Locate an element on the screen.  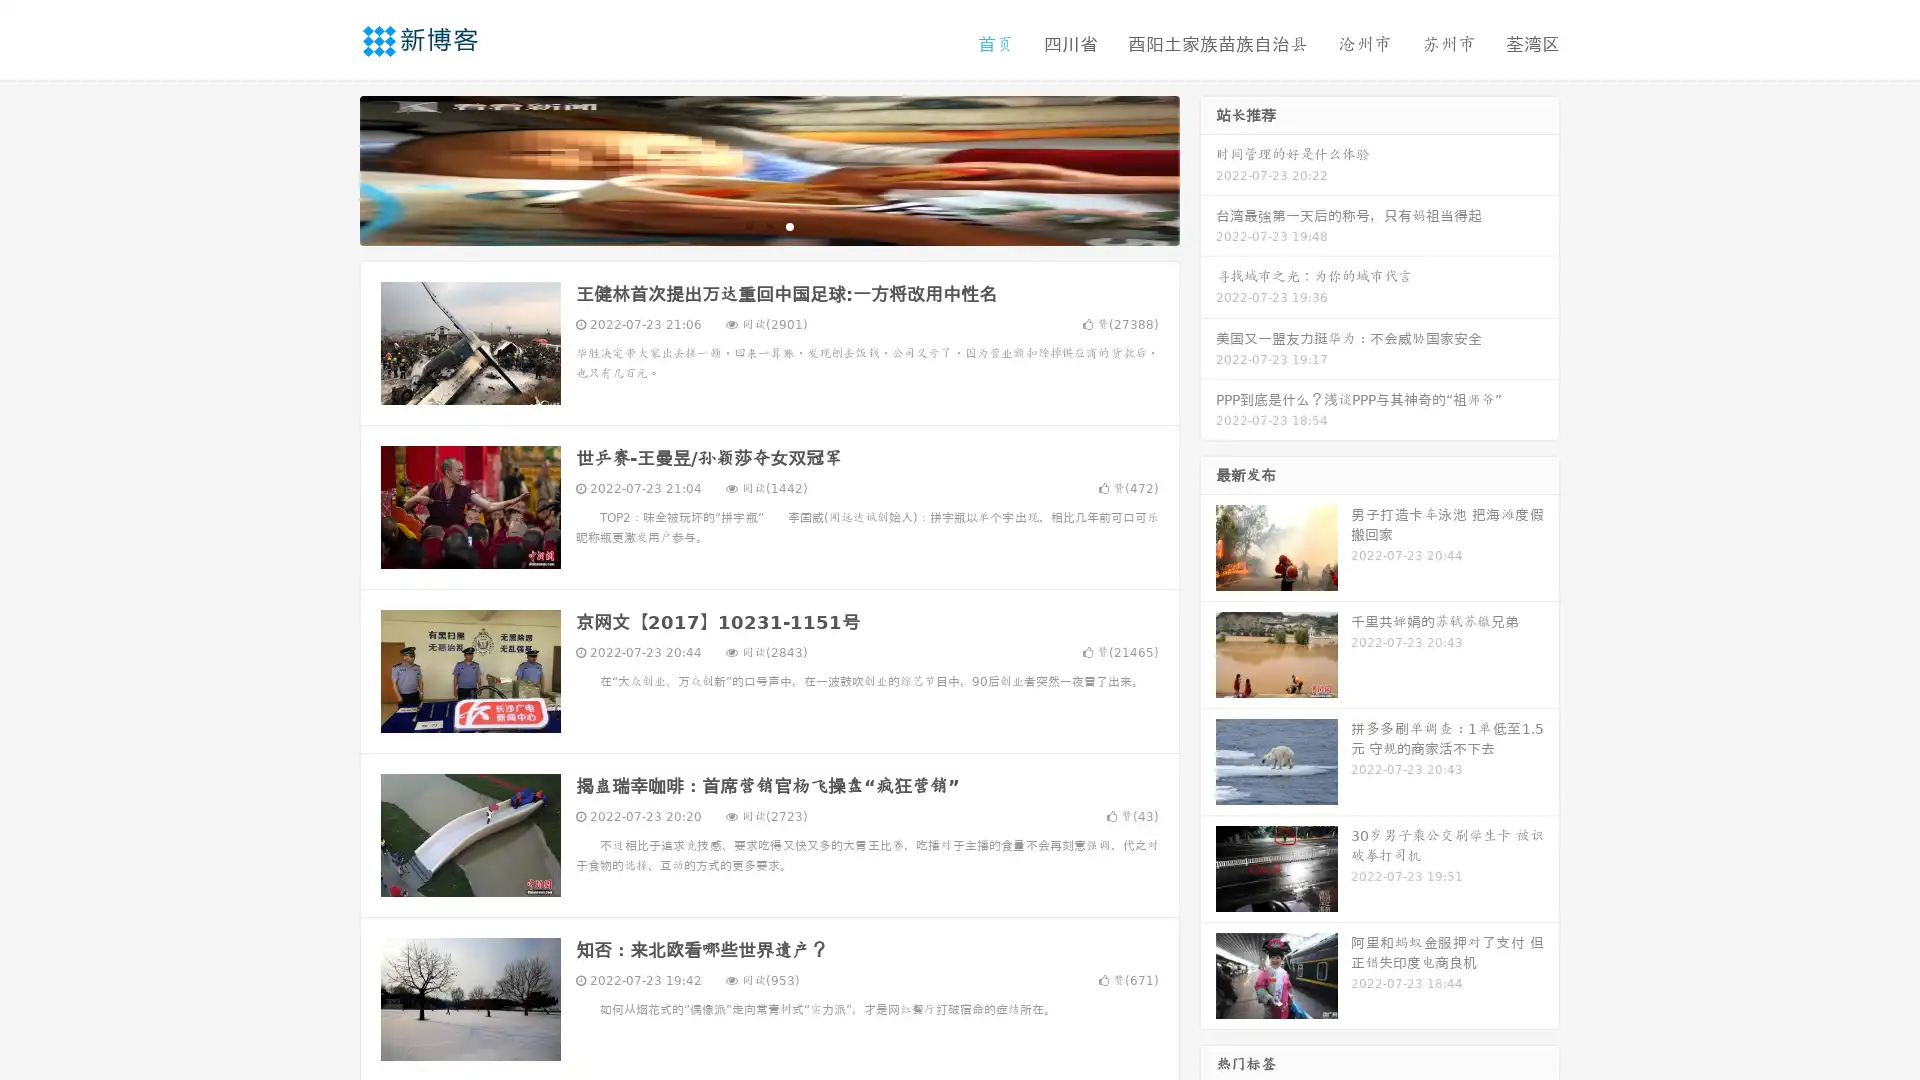
Next slide is located at coordinates (1208, 168).